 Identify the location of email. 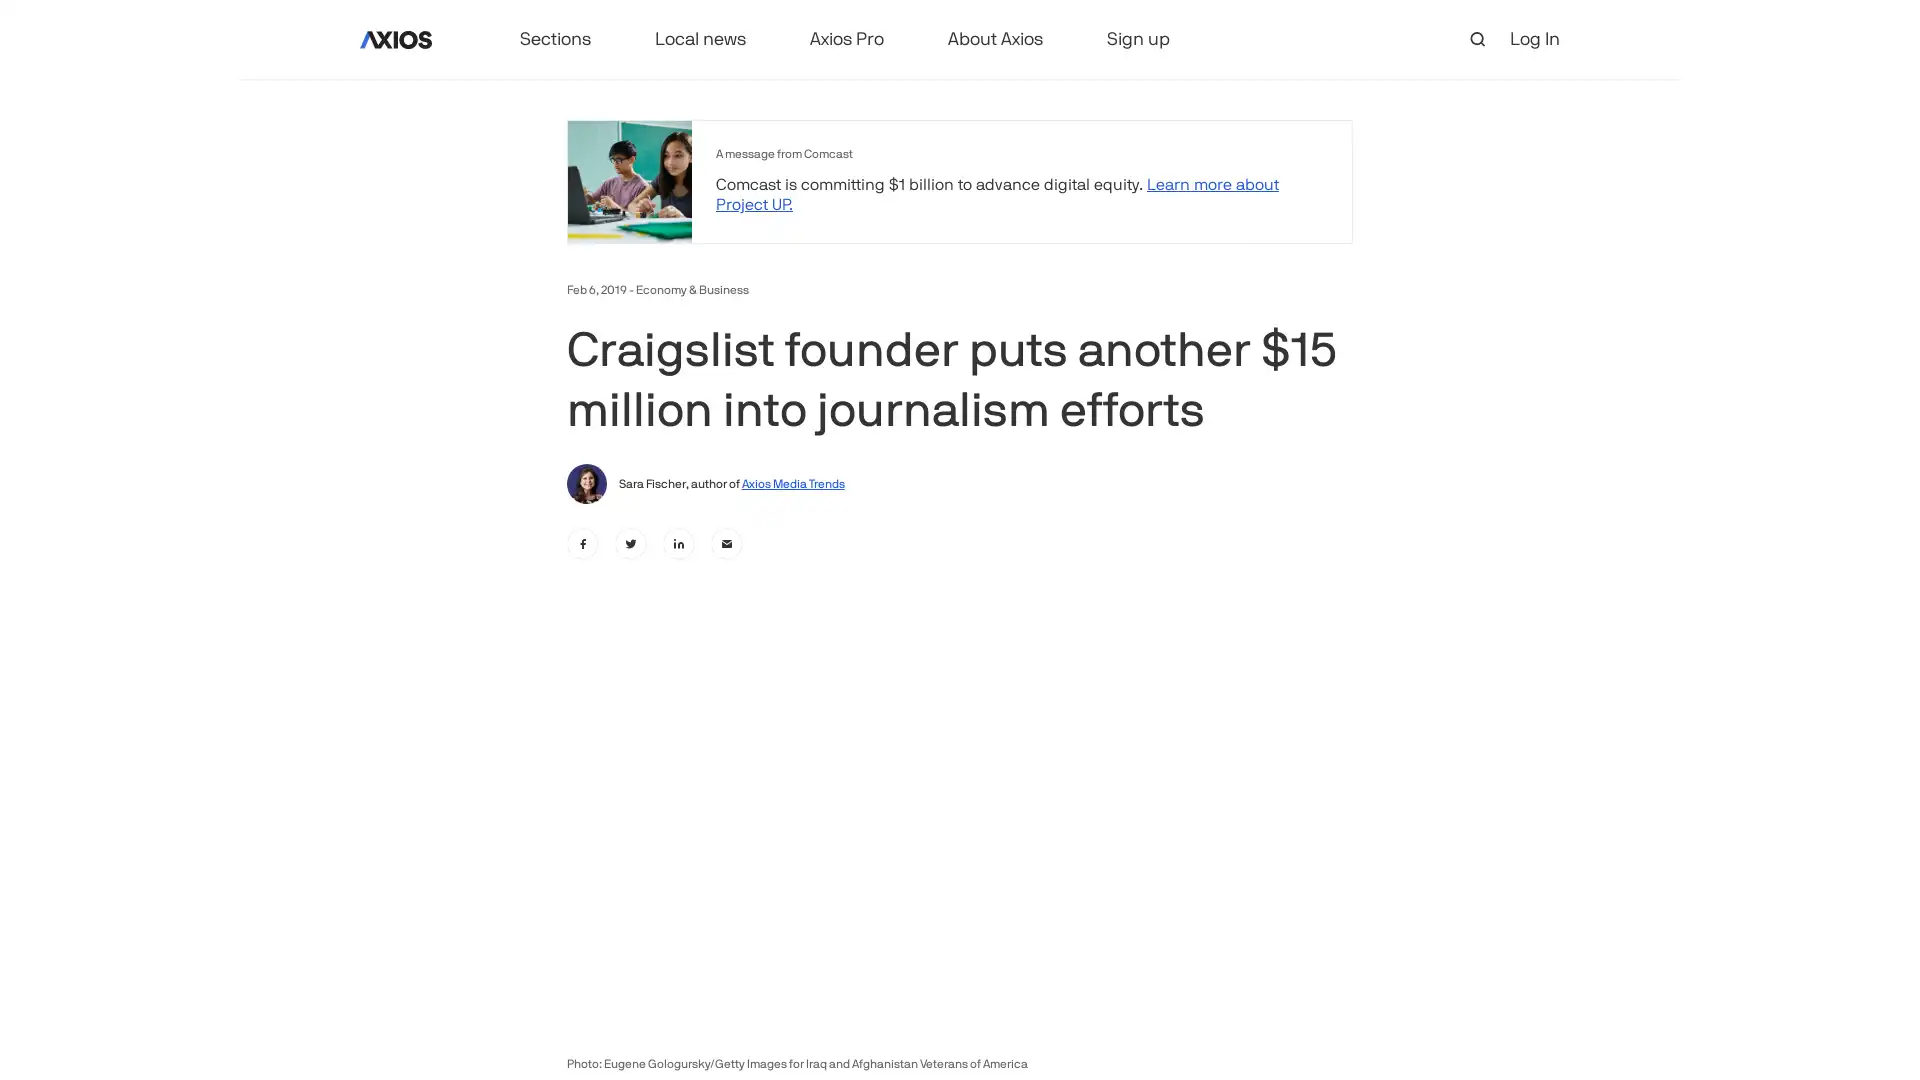
(724, 543).